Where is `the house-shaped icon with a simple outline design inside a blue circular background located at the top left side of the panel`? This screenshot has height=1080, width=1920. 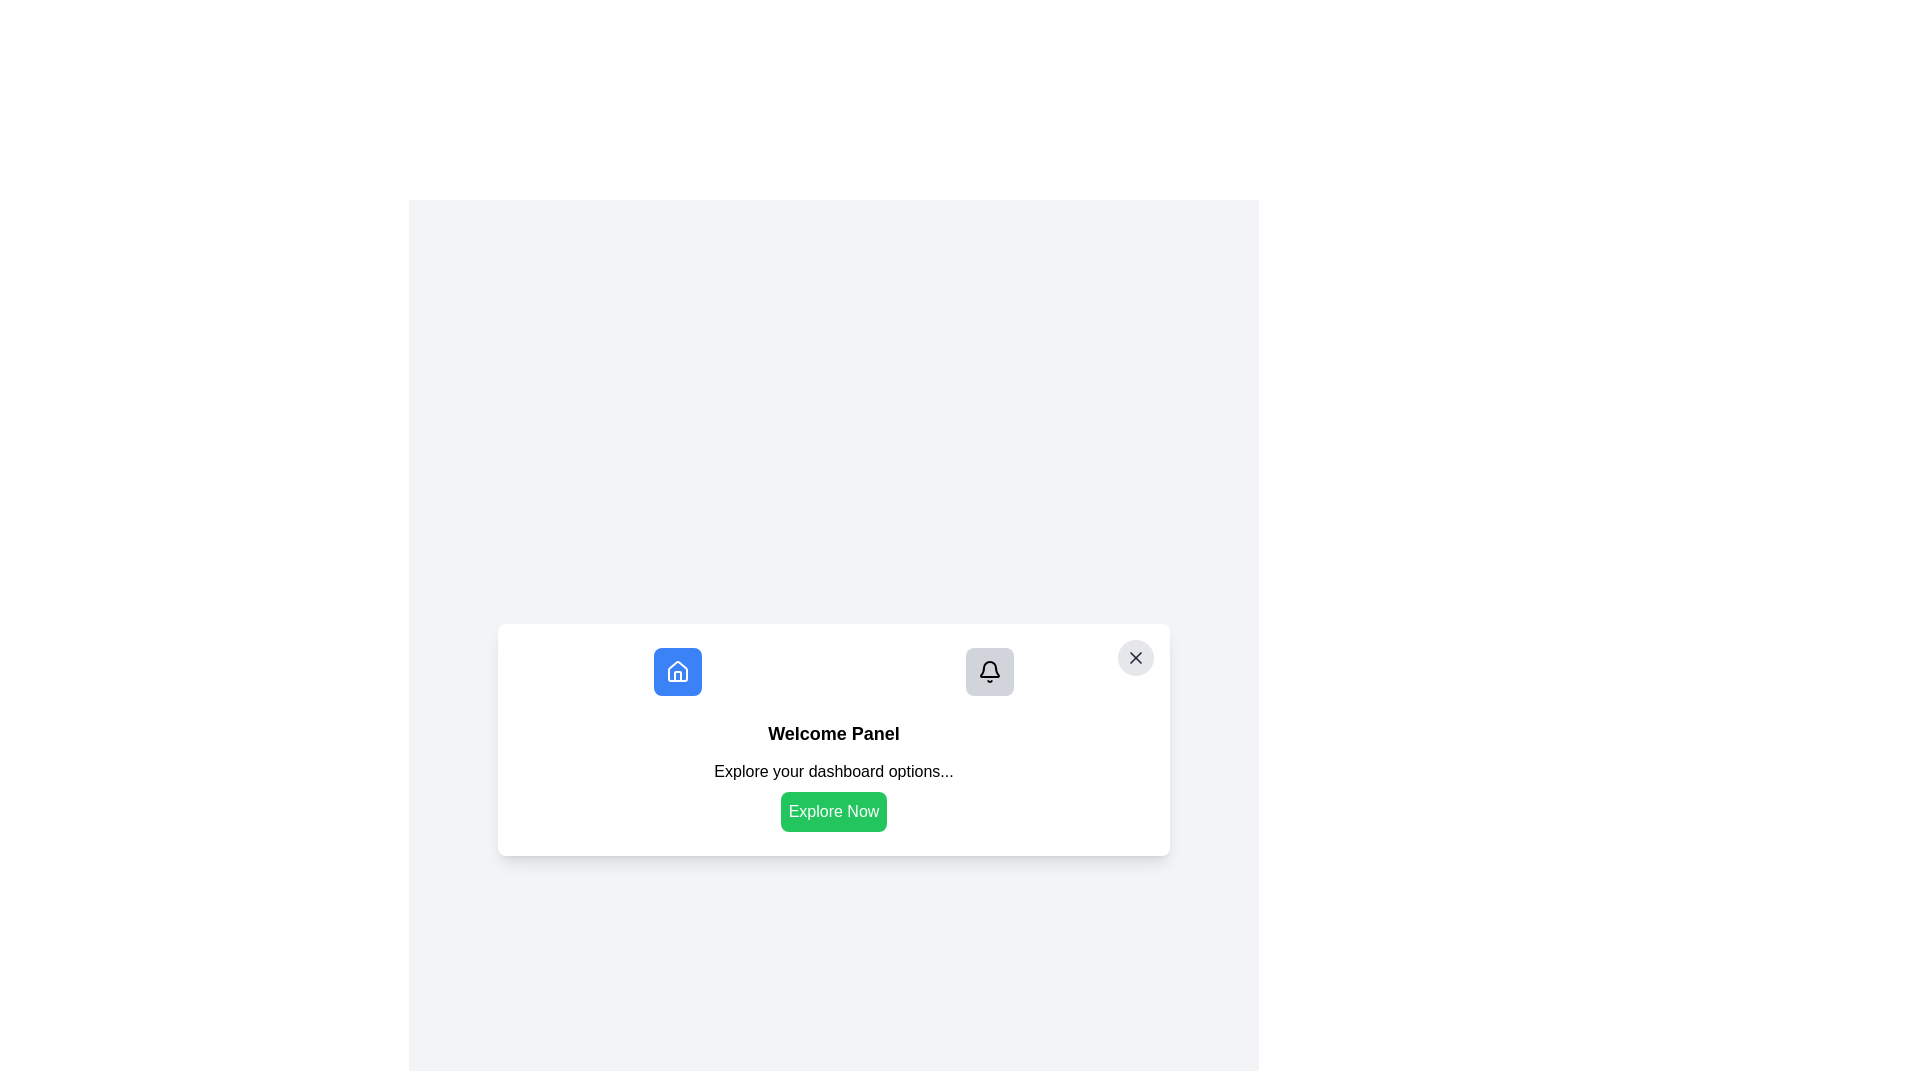
the house-shaped icon with a simple outline design inside a blue circular background located at the top left side of the panel is located at coordinates (677, 671).